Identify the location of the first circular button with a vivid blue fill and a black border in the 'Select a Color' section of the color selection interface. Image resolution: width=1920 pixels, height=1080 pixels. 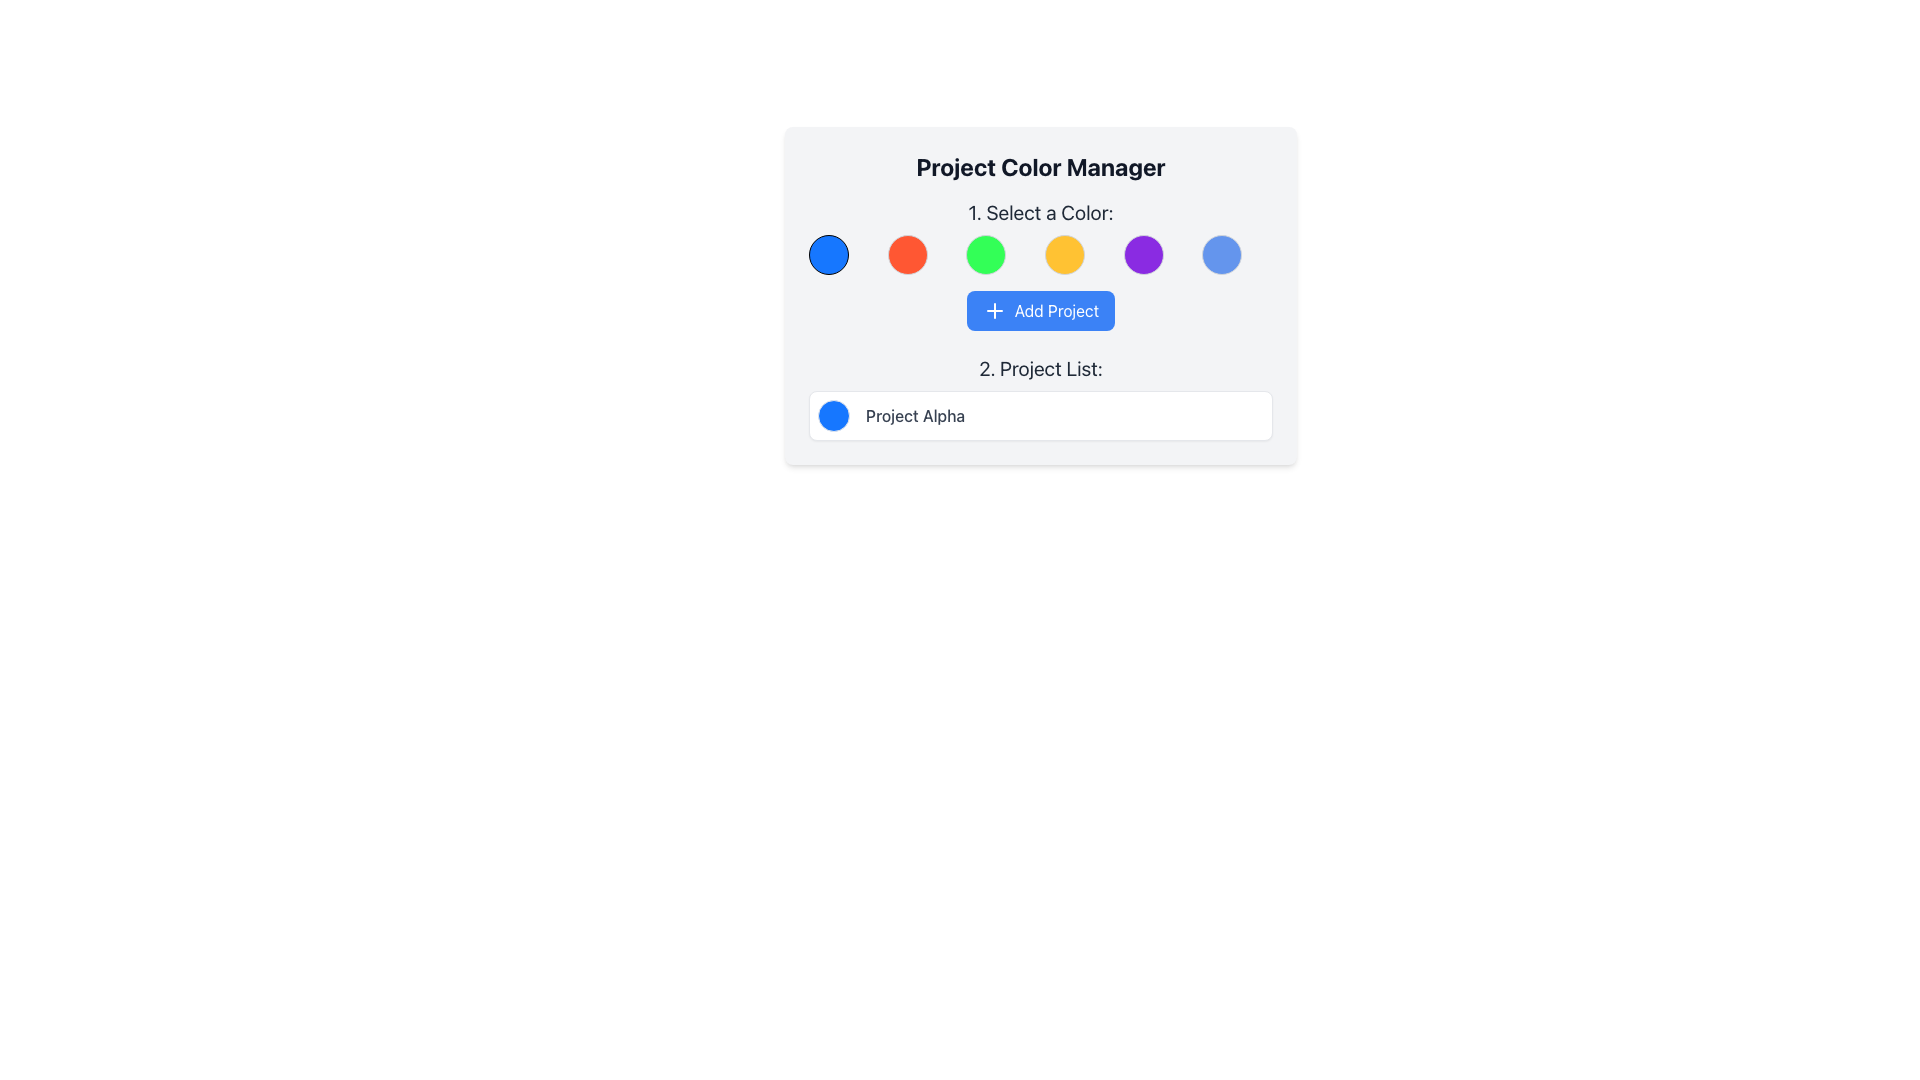
(829, 253).